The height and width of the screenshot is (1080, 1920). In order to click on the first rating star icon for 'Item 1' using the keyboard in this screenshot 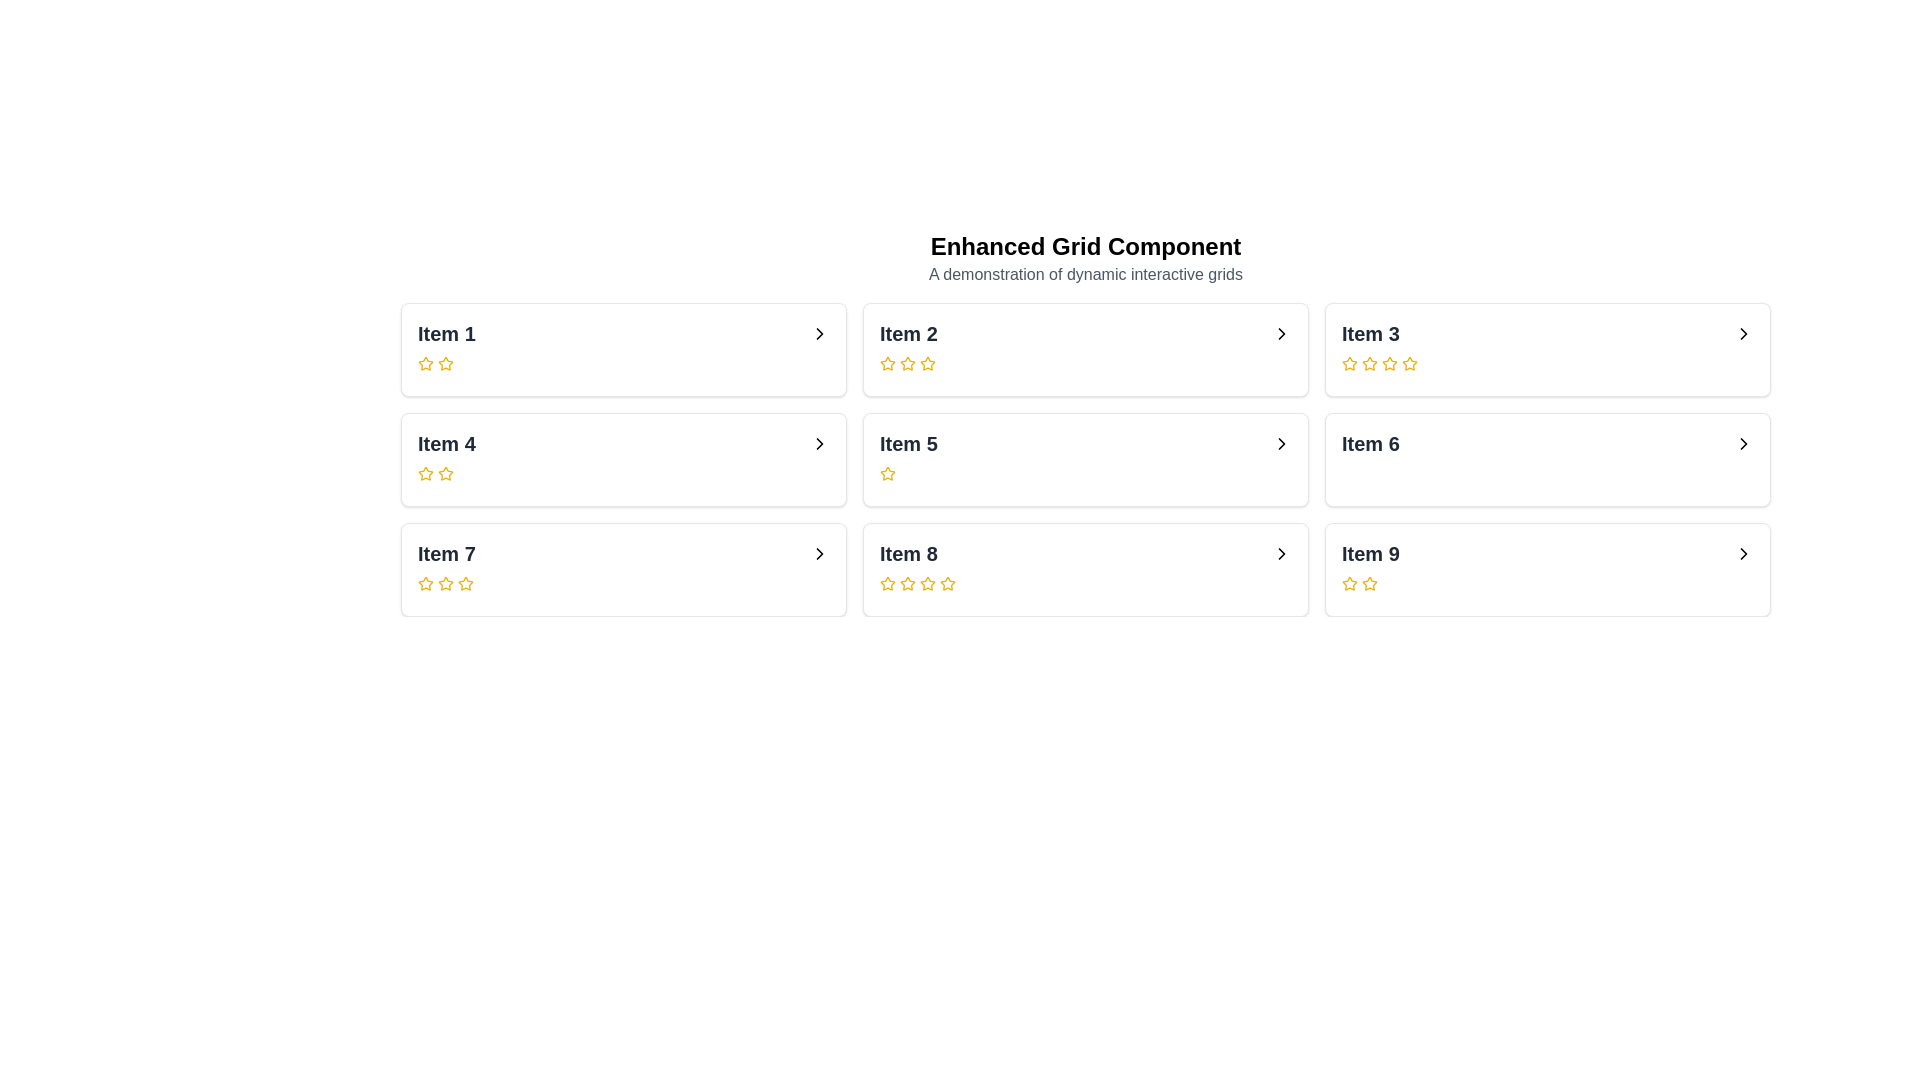, I will do `click(445, 363)`.